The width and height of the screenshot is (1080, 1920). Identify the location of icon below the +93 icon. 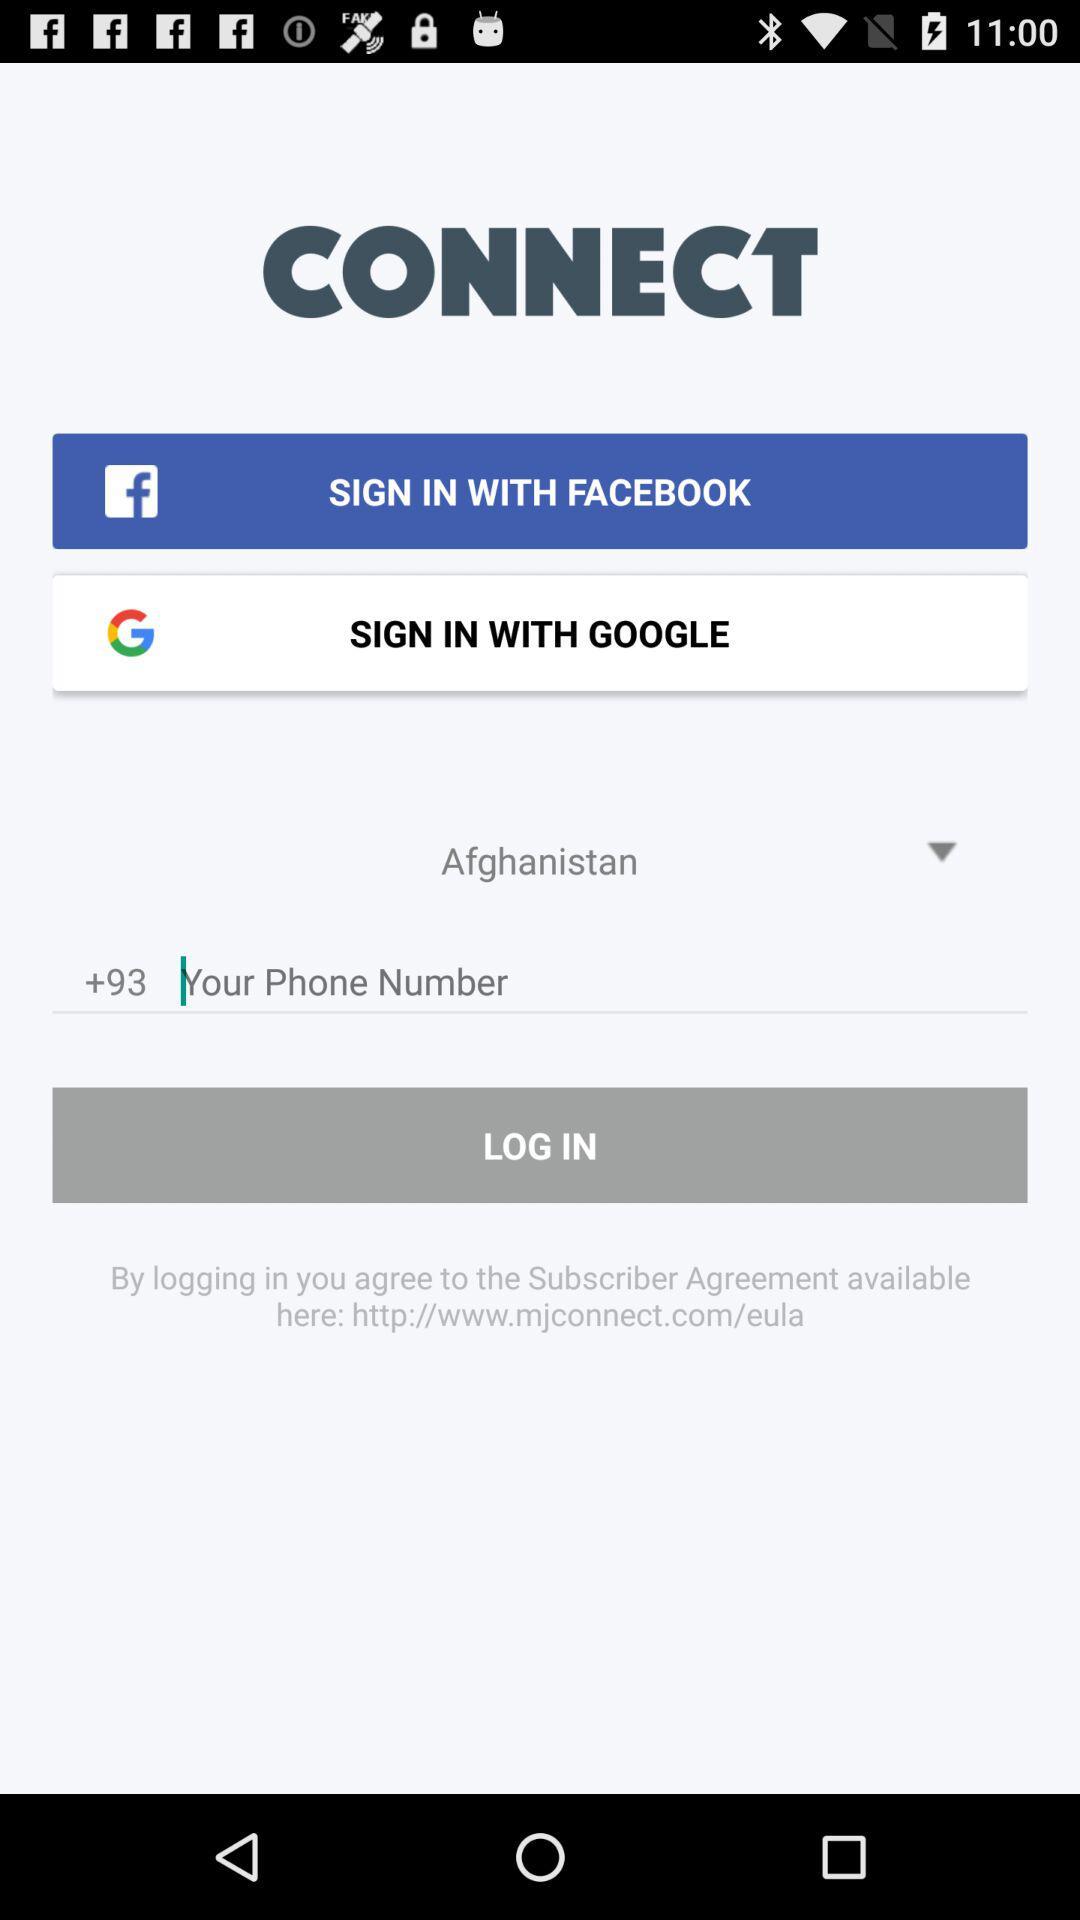
(540, 1145).